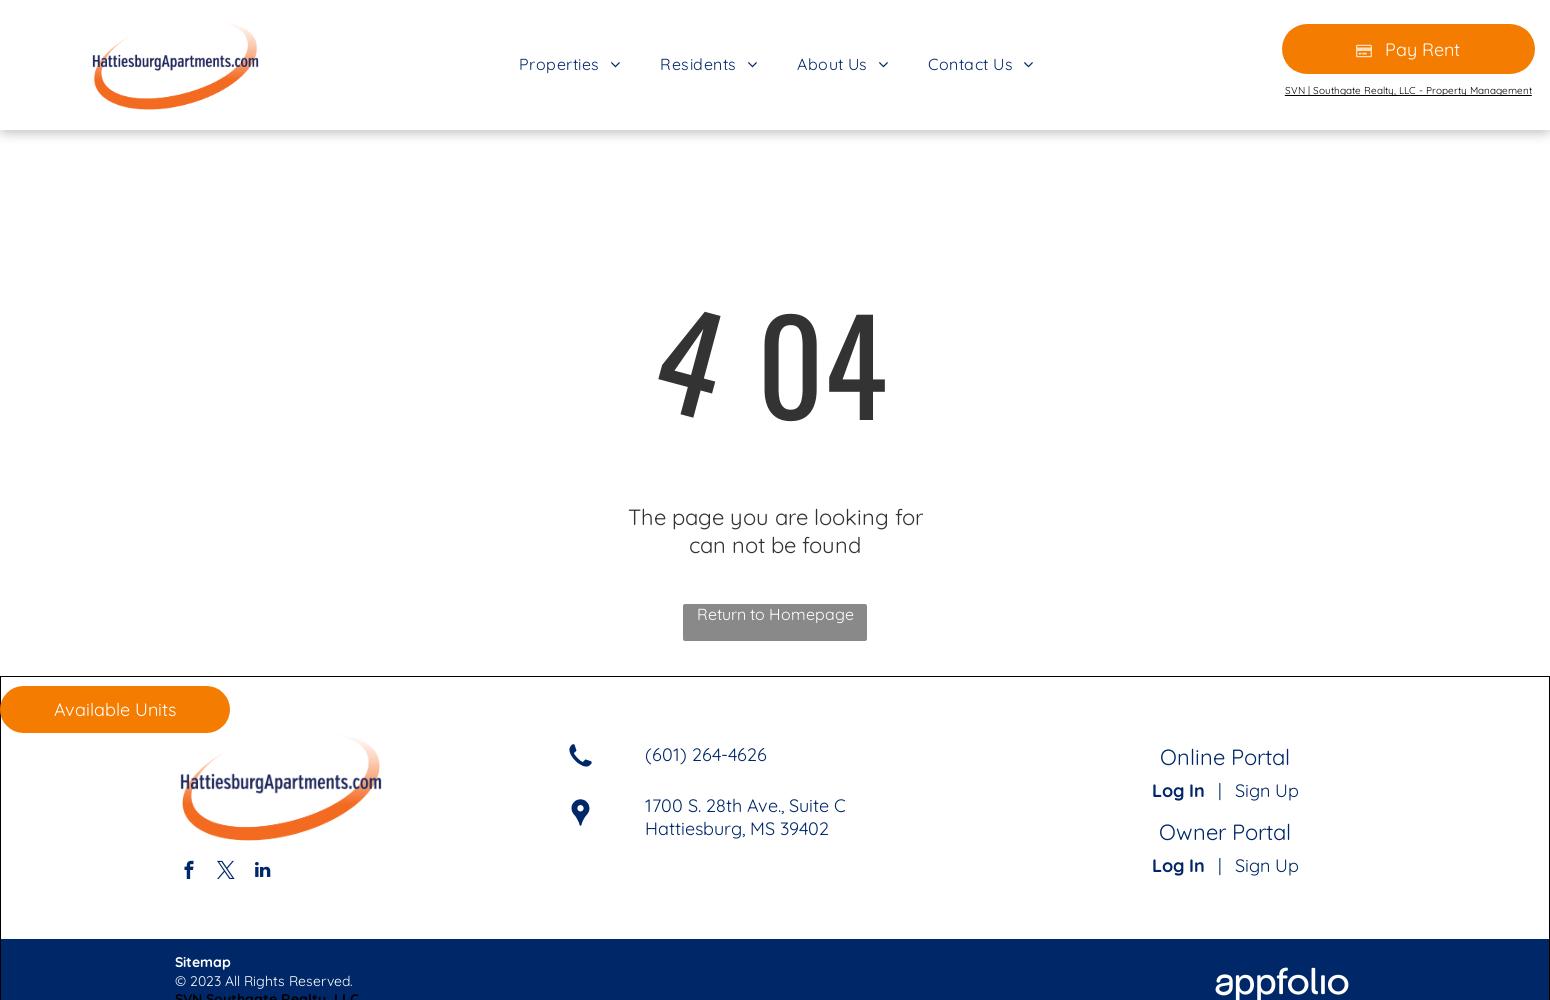  Describe the element at coordinates (969, 62) in the screenshot. I see `'Contact Us'` at that location.